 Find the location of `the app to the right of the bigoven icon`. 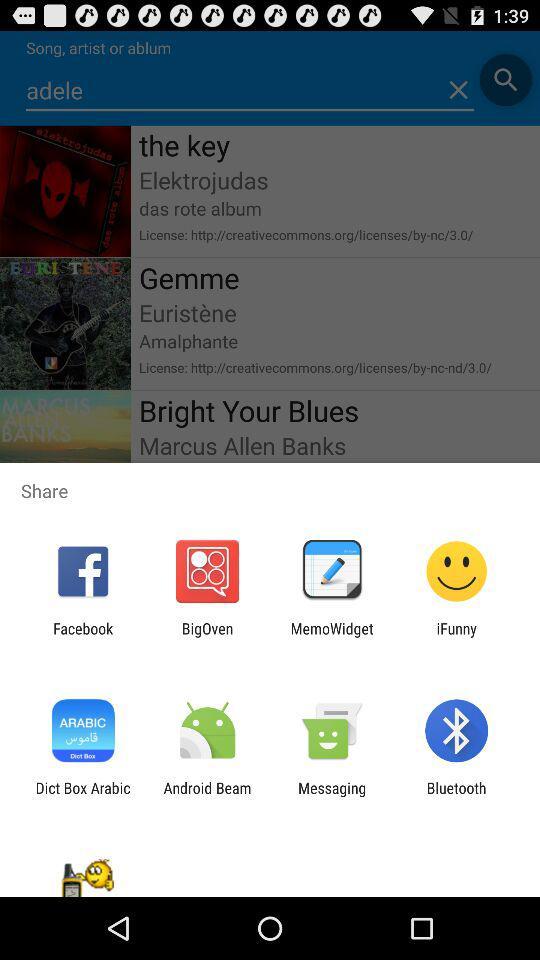

the app to the right of the bigoven icon is located at coordinates (332, 636).